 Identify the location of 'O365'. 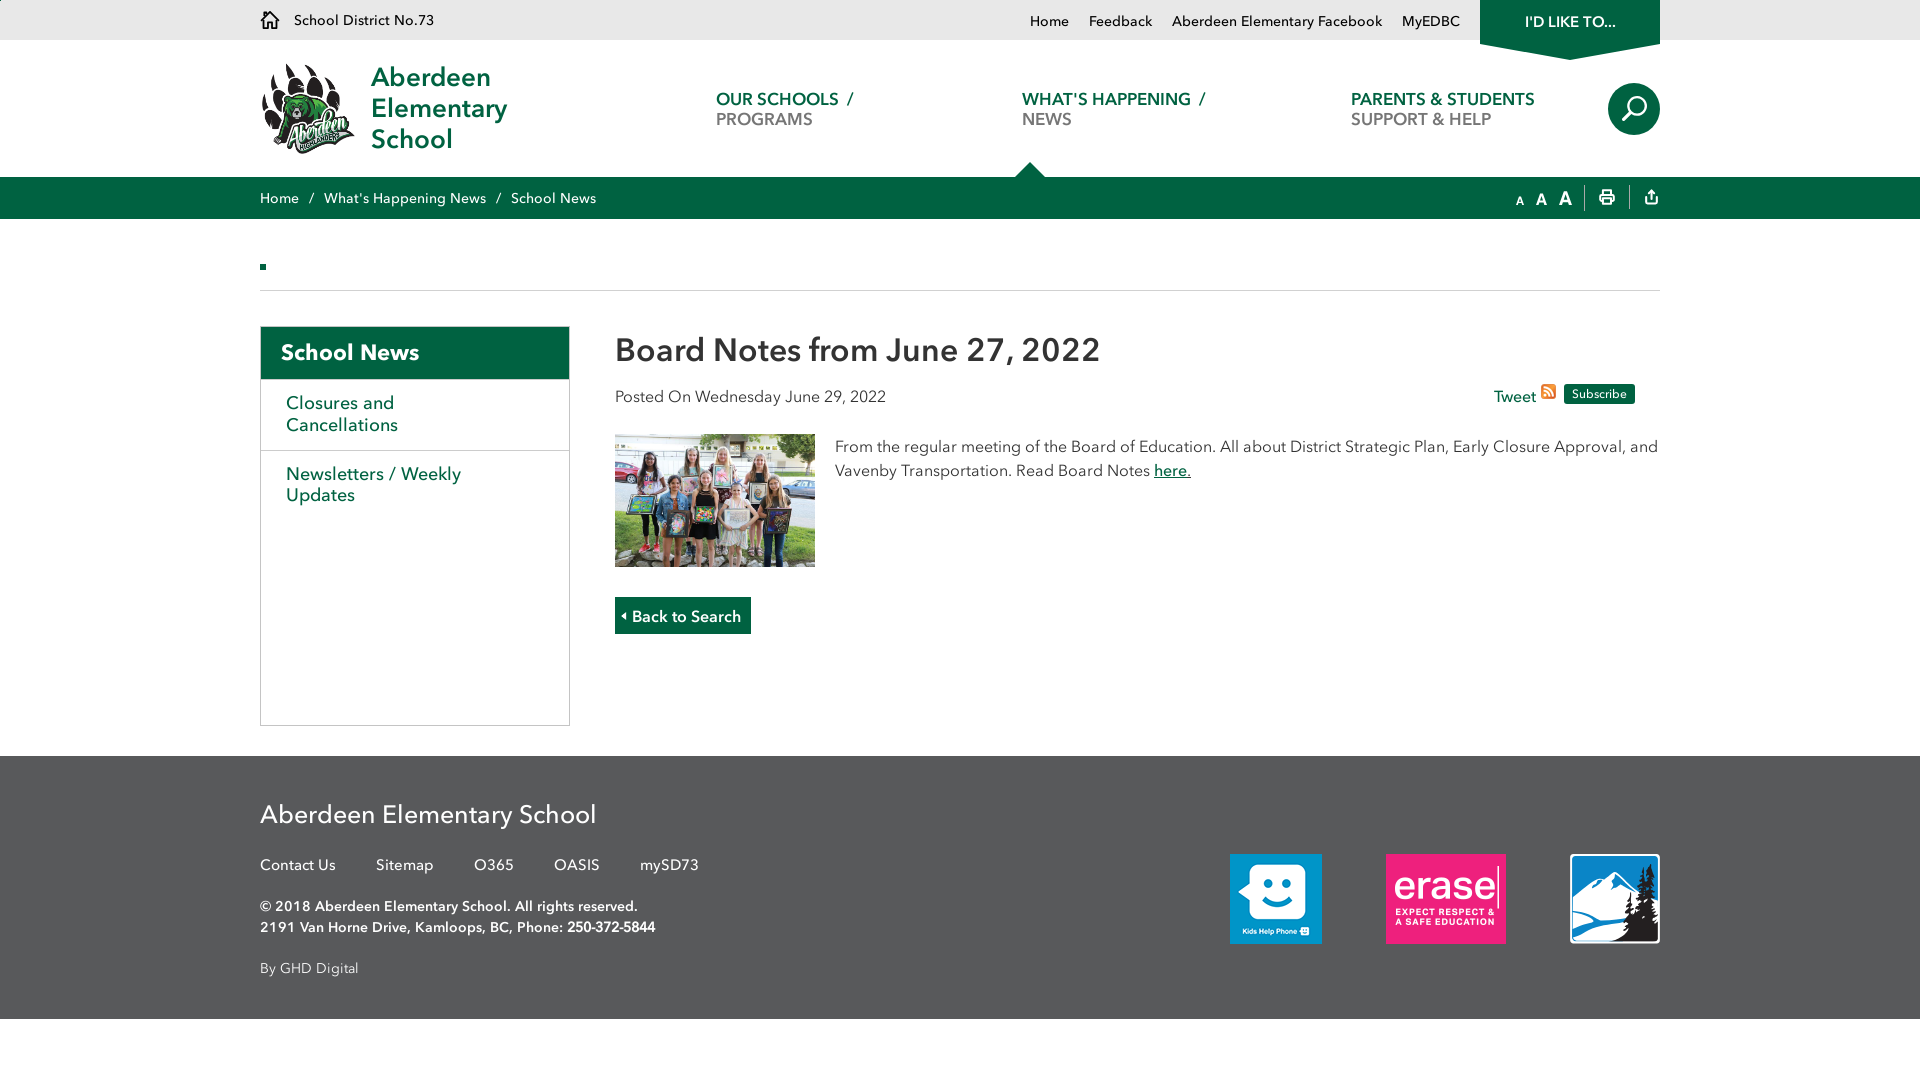
(473, 864).